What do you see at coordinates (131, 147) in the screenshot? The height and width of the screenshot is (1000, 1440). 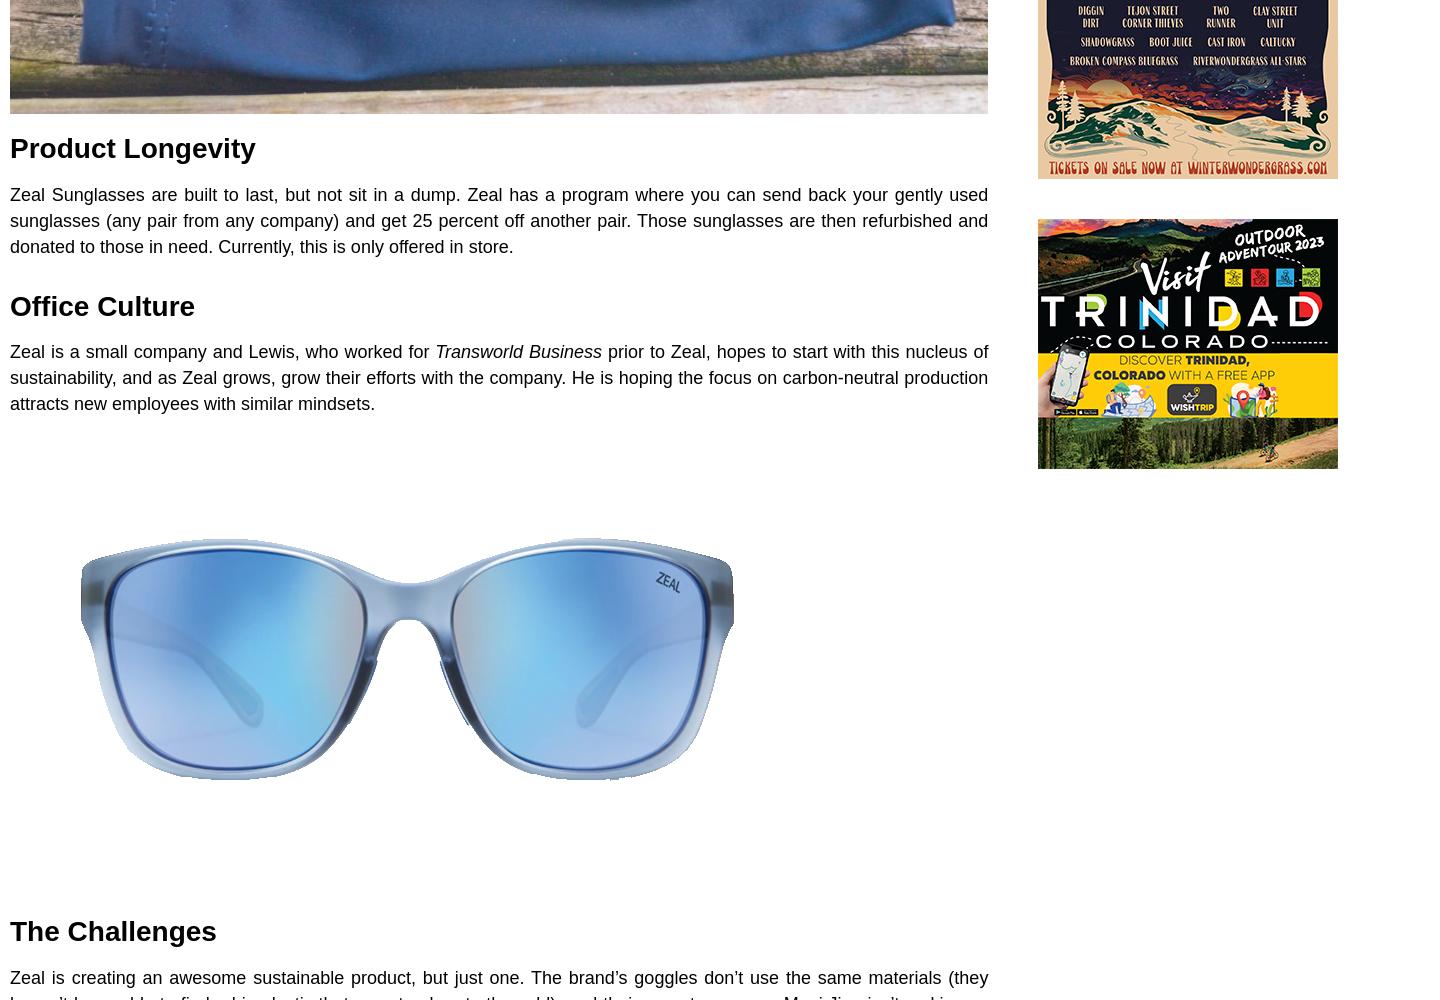 I see `'Product Longevity'` at bounding box center [131, 147].